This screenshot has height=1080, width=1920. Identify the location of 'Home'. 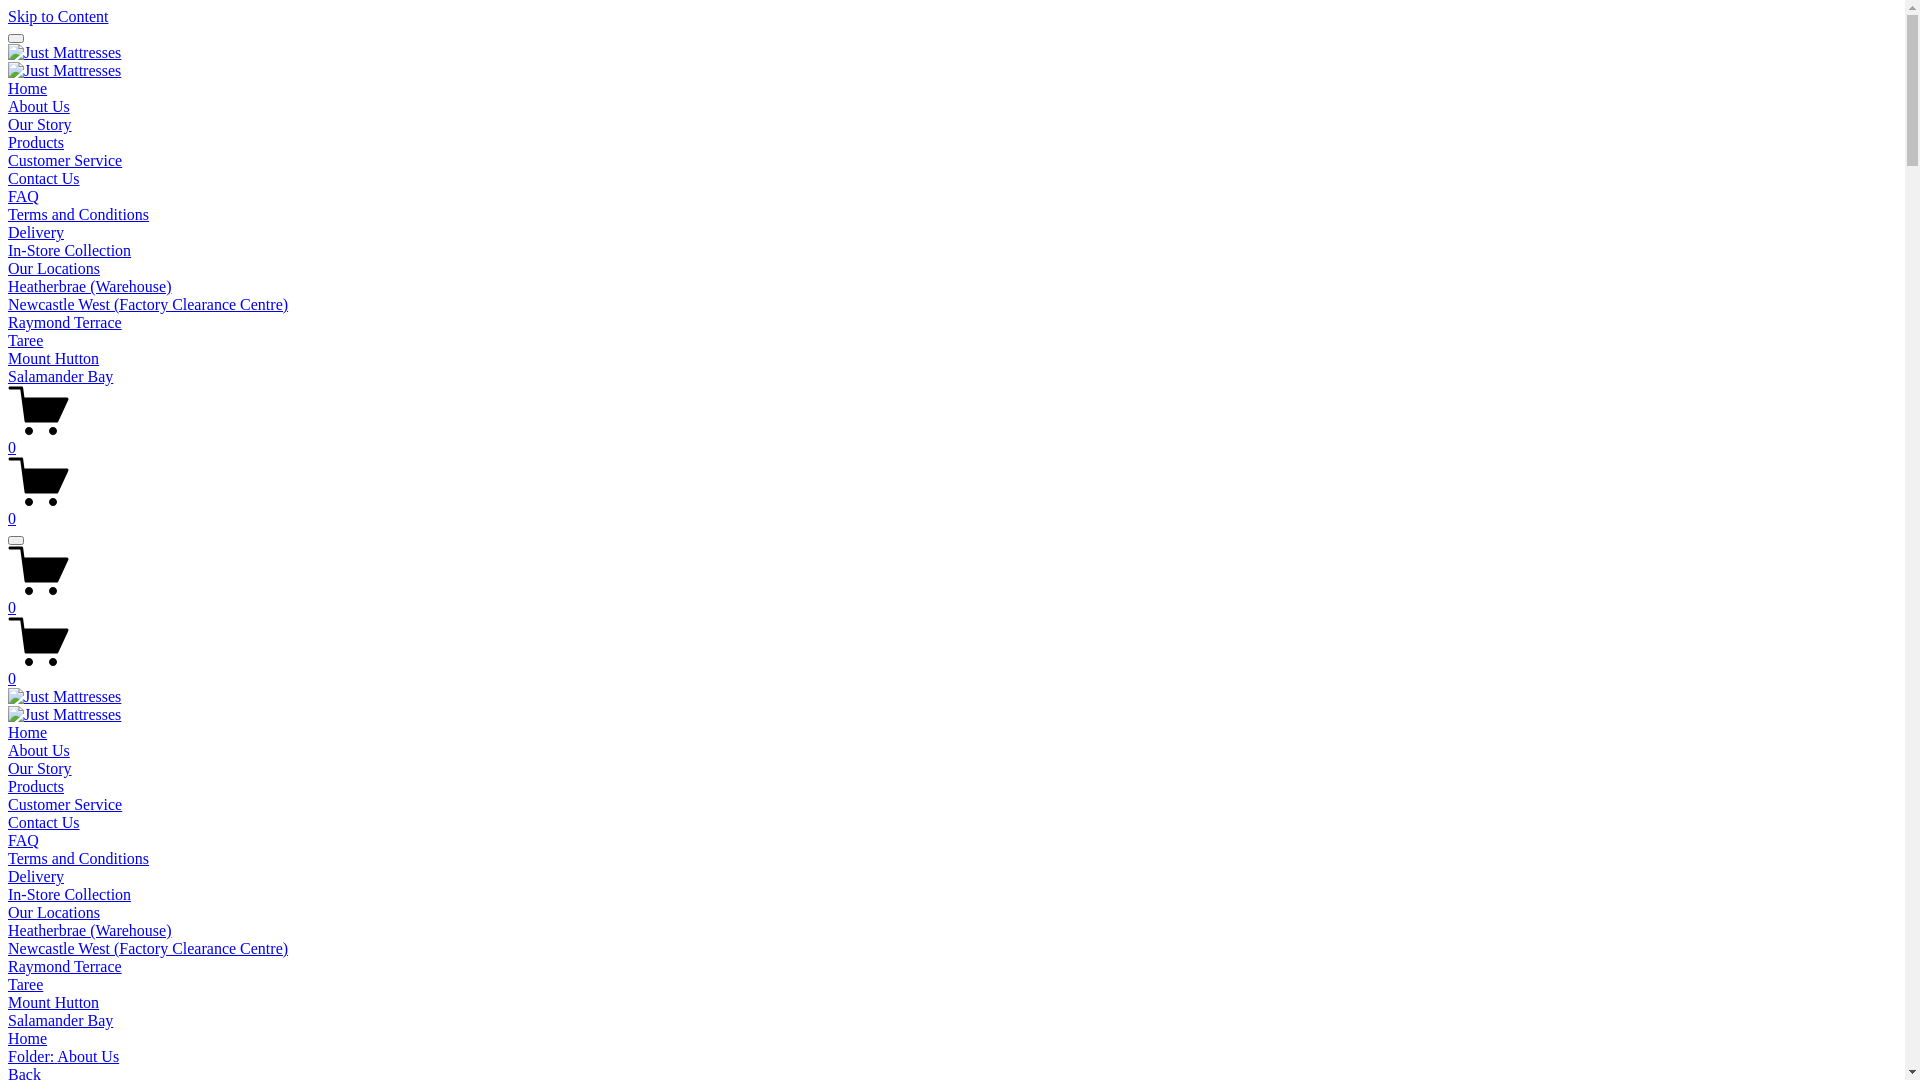
(27, 87).